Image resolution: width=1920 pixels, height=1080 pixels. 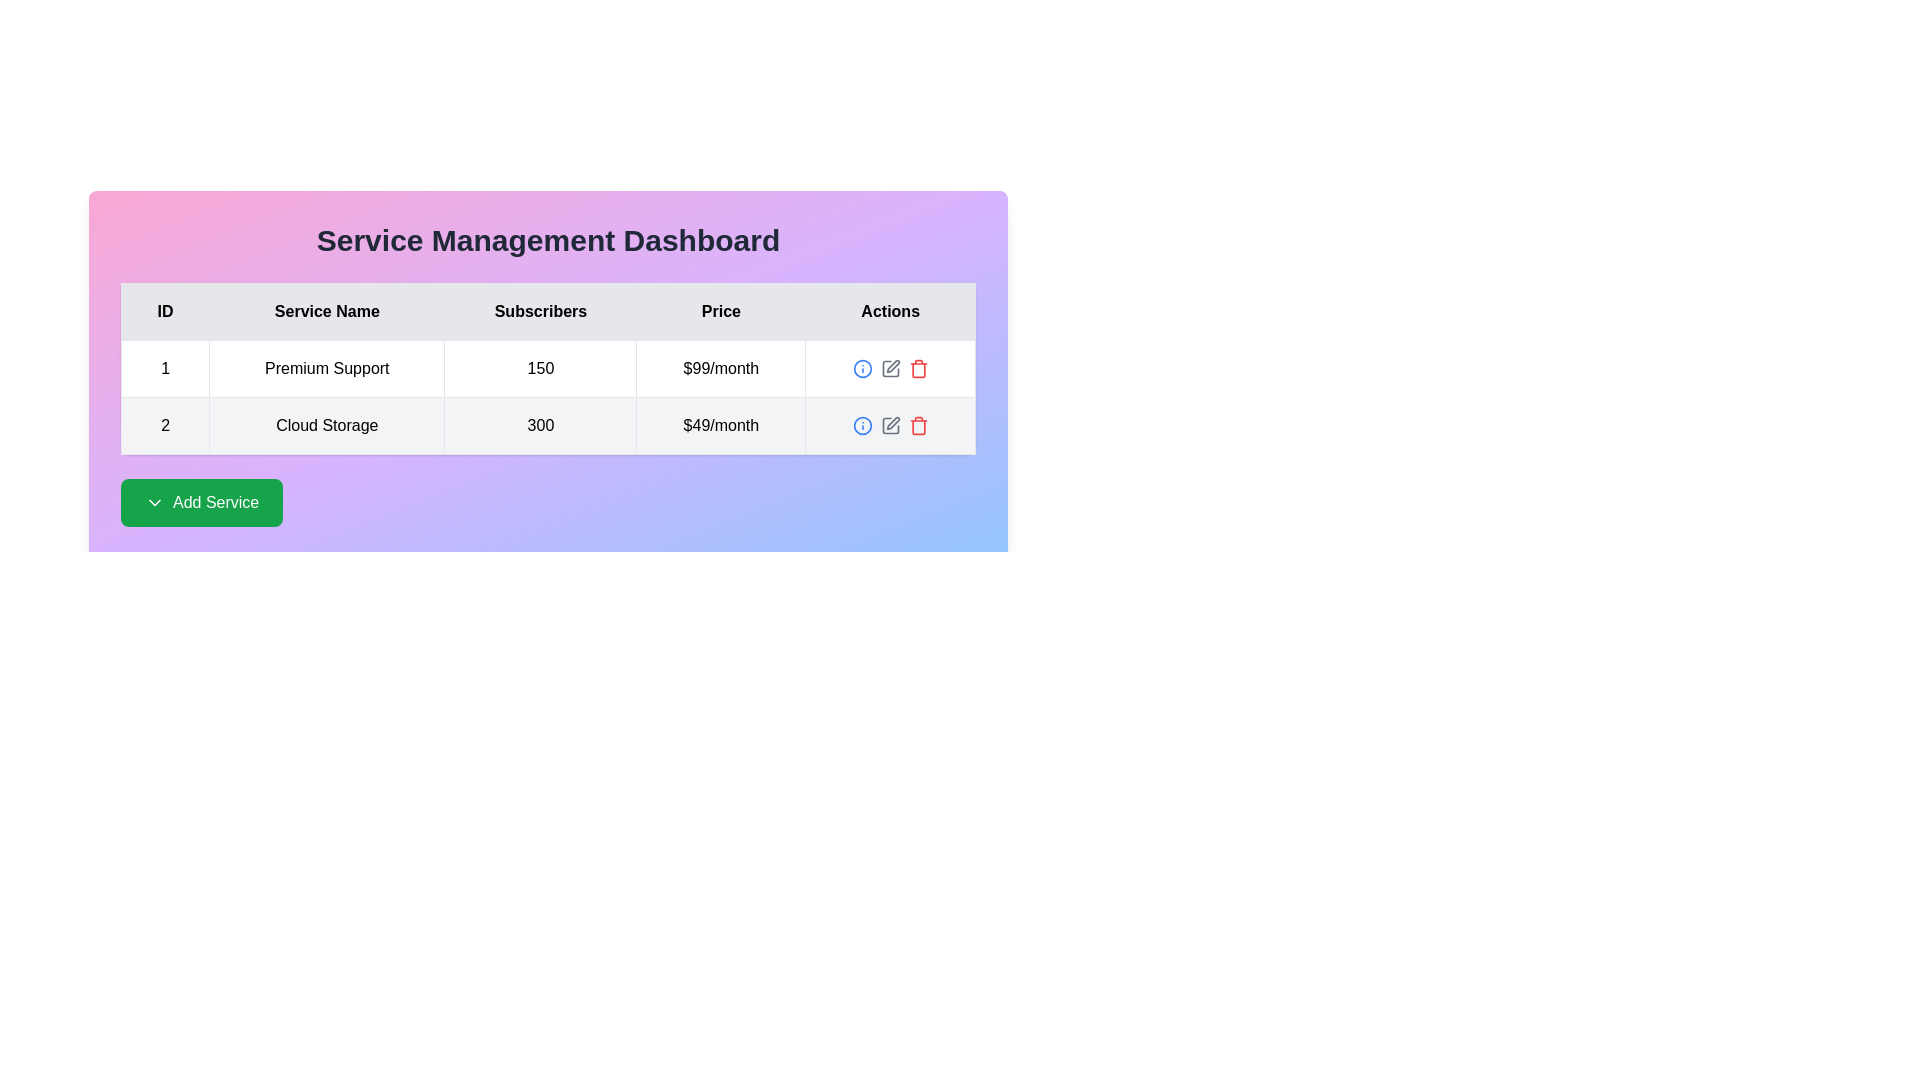 I want to click on the text cell containing the number '1' in the first row of the table under the 'ID' column, so click(x=165, y=369).